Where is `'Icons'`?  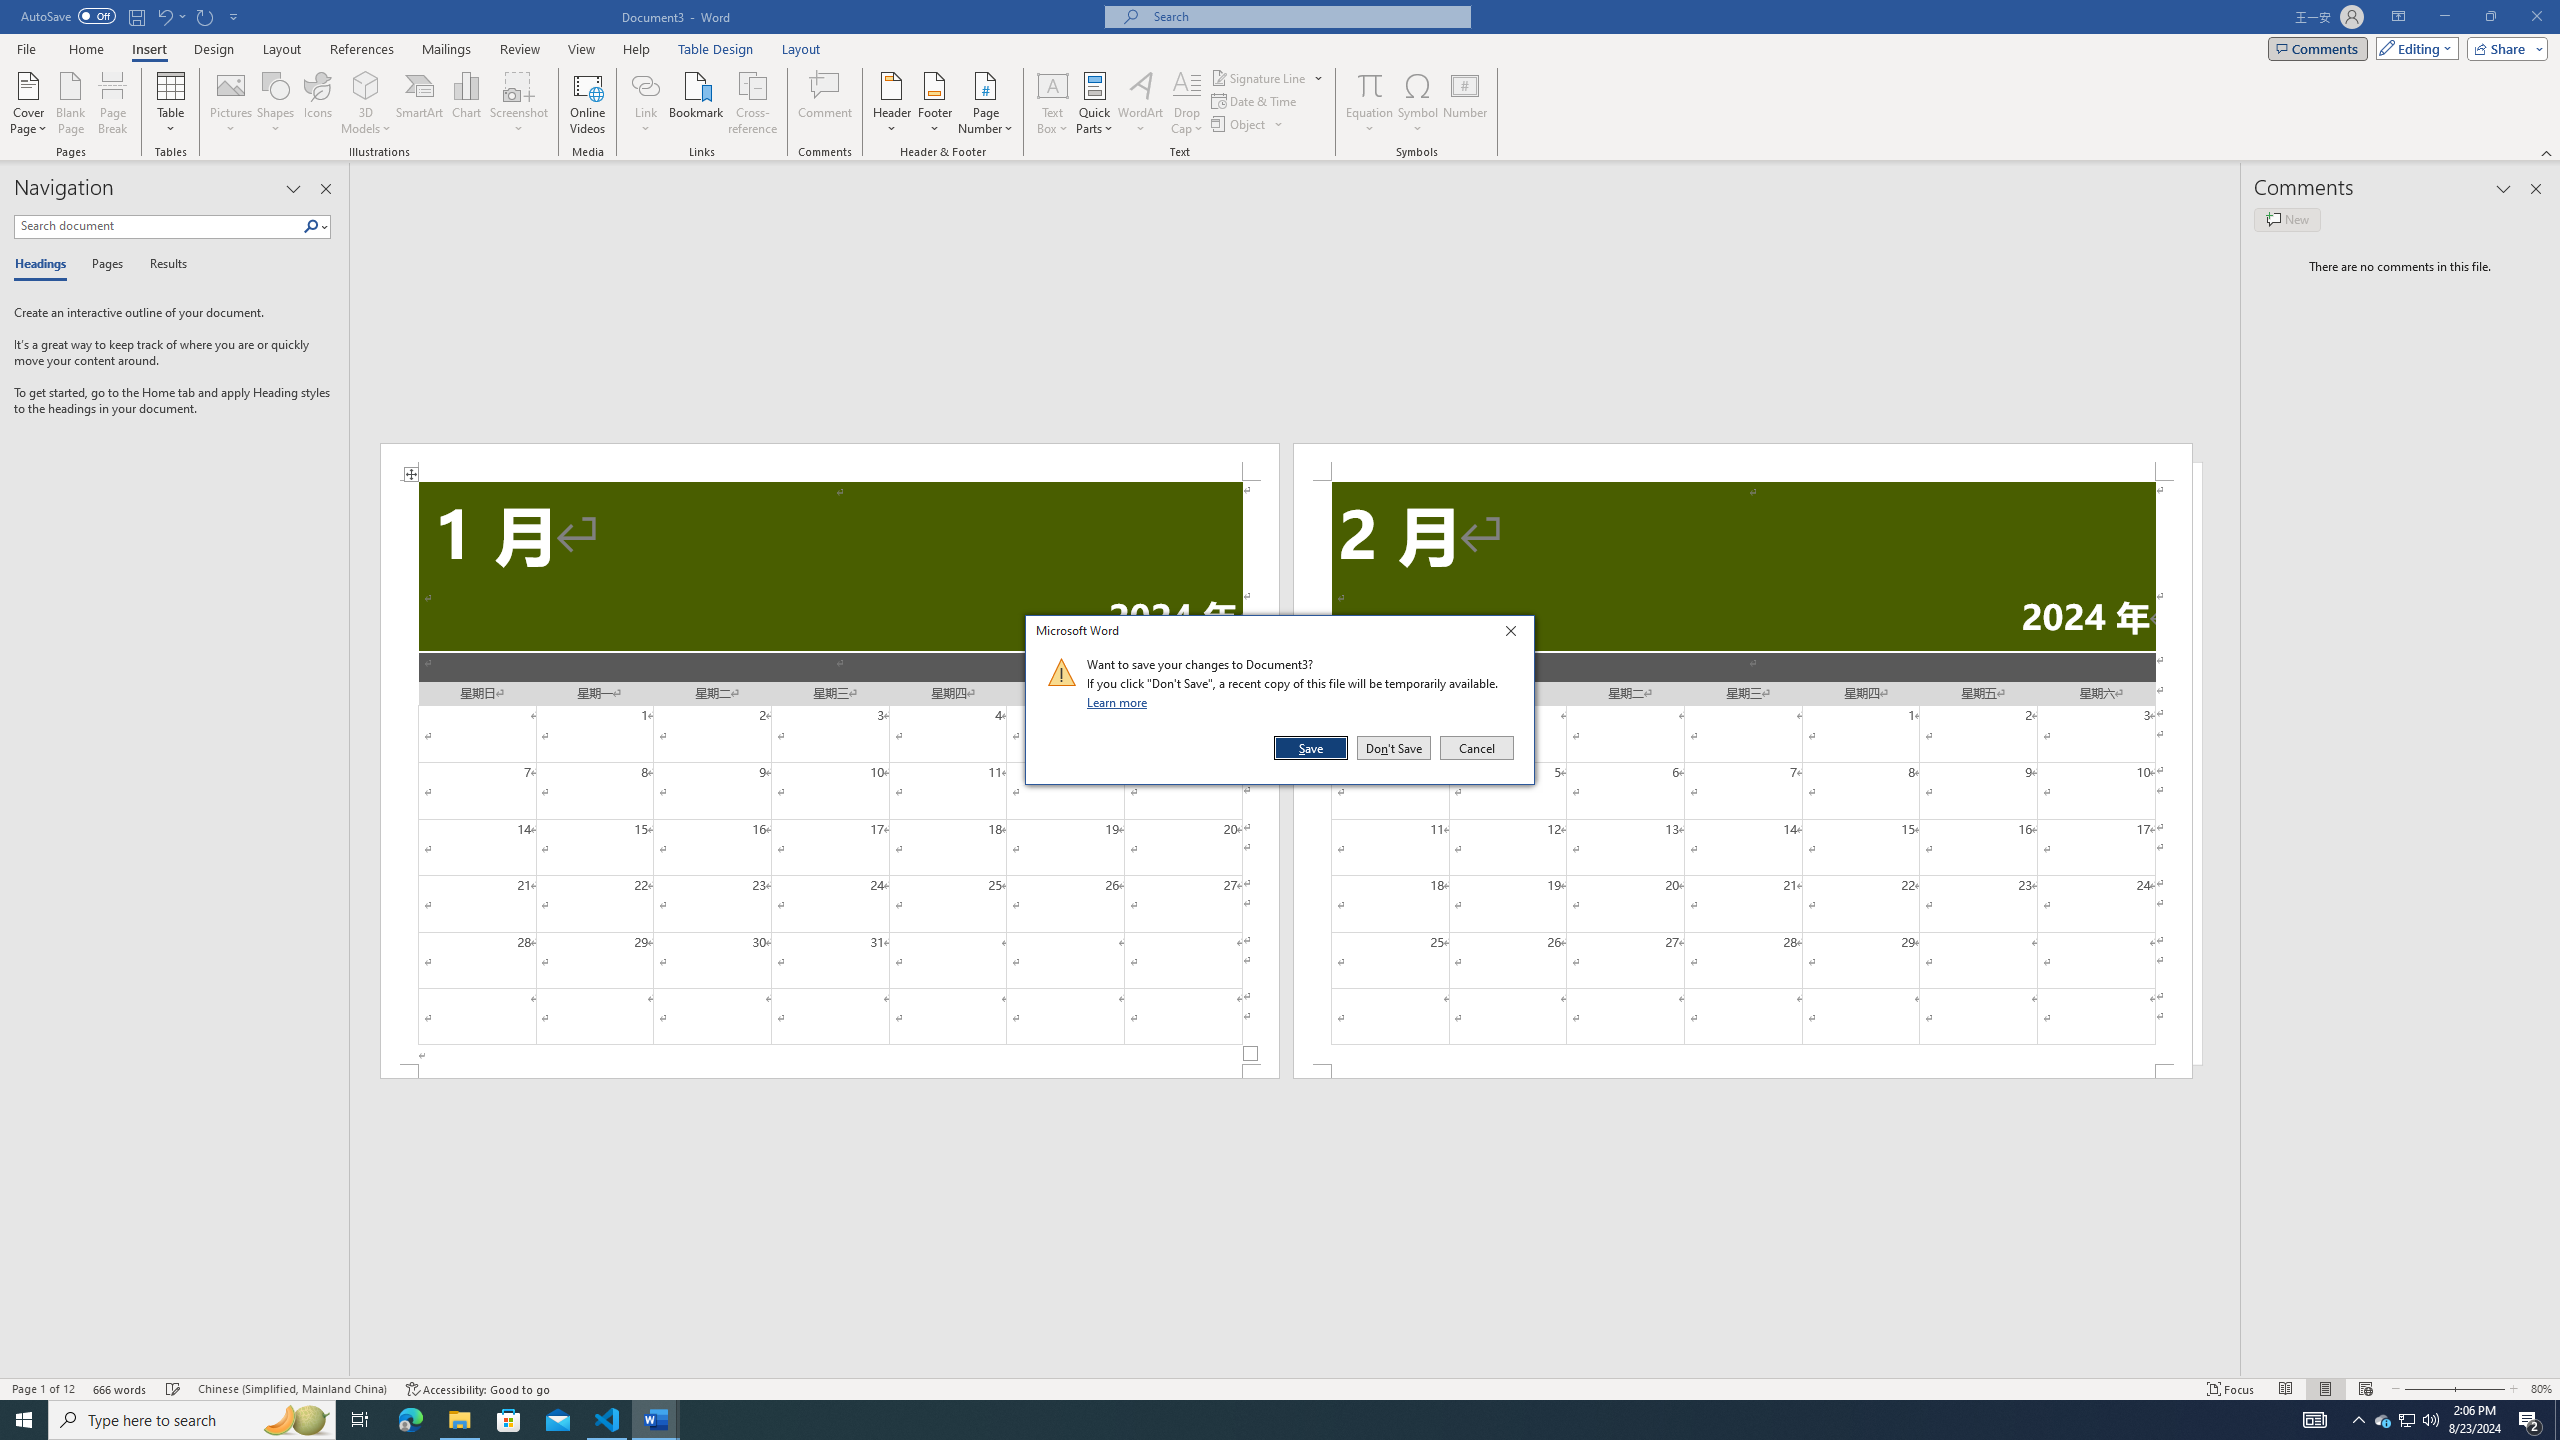
'Icons' is located at coordinates (317, 103).